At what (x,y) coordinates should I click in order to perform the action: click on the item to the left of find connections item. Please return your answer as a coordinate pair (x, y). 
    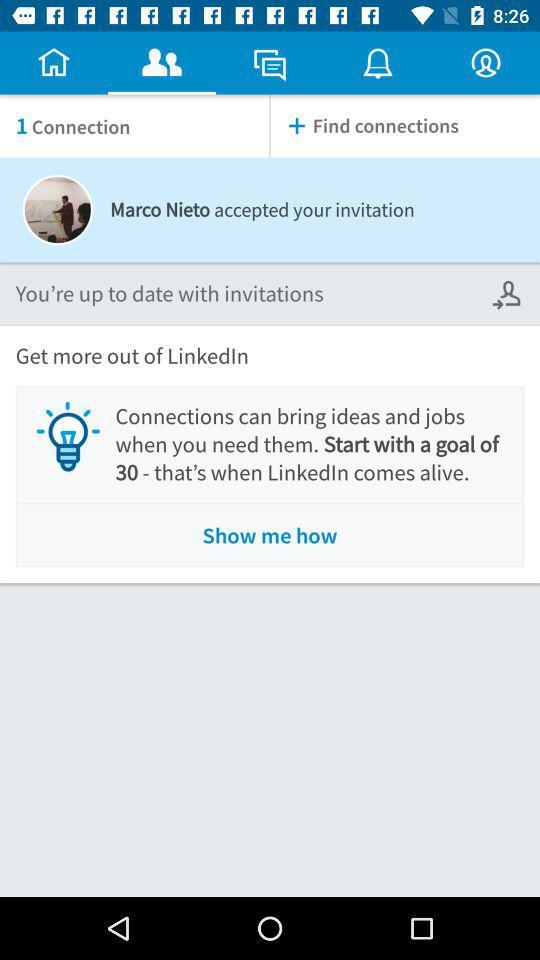
    Looking at the image, I should click on (134, 125).